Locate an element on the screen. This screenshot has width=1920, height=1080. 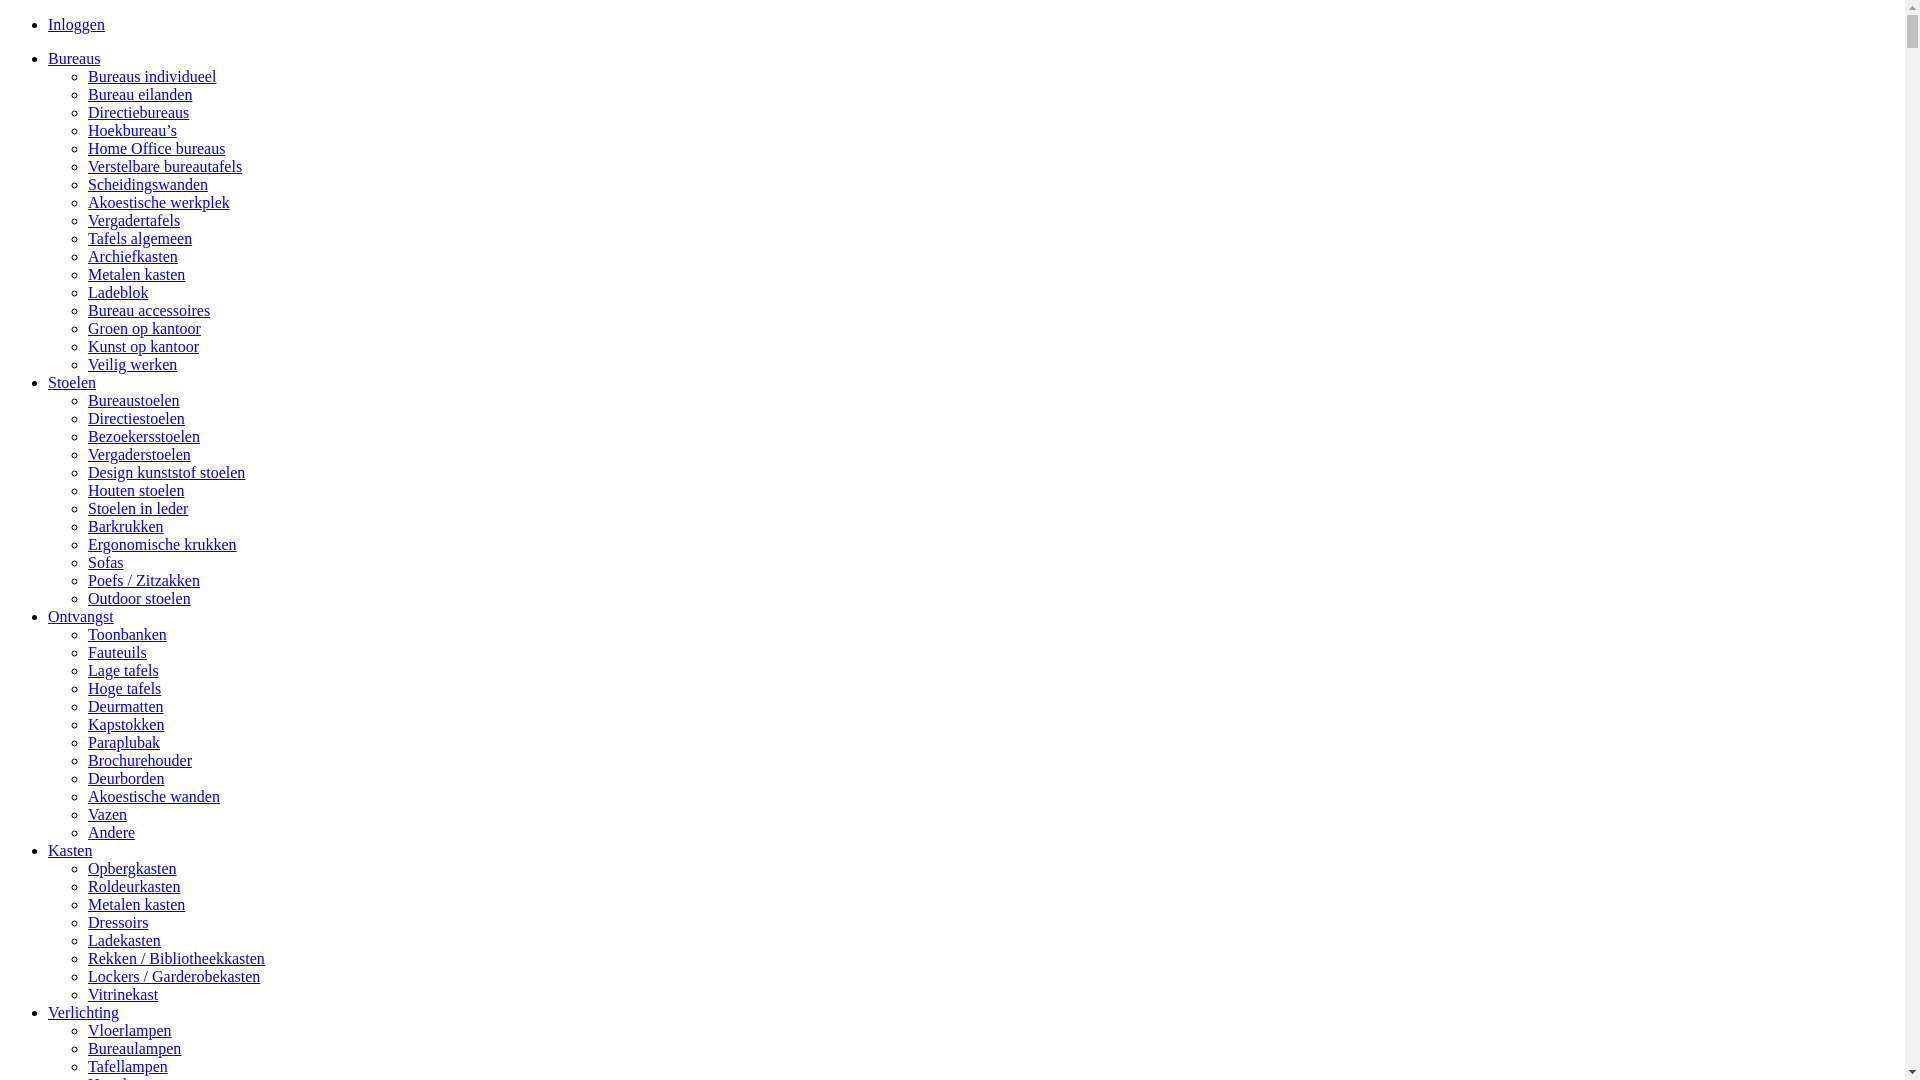
'Poefs / Zitzakken' is located at coordinates (143, 580).